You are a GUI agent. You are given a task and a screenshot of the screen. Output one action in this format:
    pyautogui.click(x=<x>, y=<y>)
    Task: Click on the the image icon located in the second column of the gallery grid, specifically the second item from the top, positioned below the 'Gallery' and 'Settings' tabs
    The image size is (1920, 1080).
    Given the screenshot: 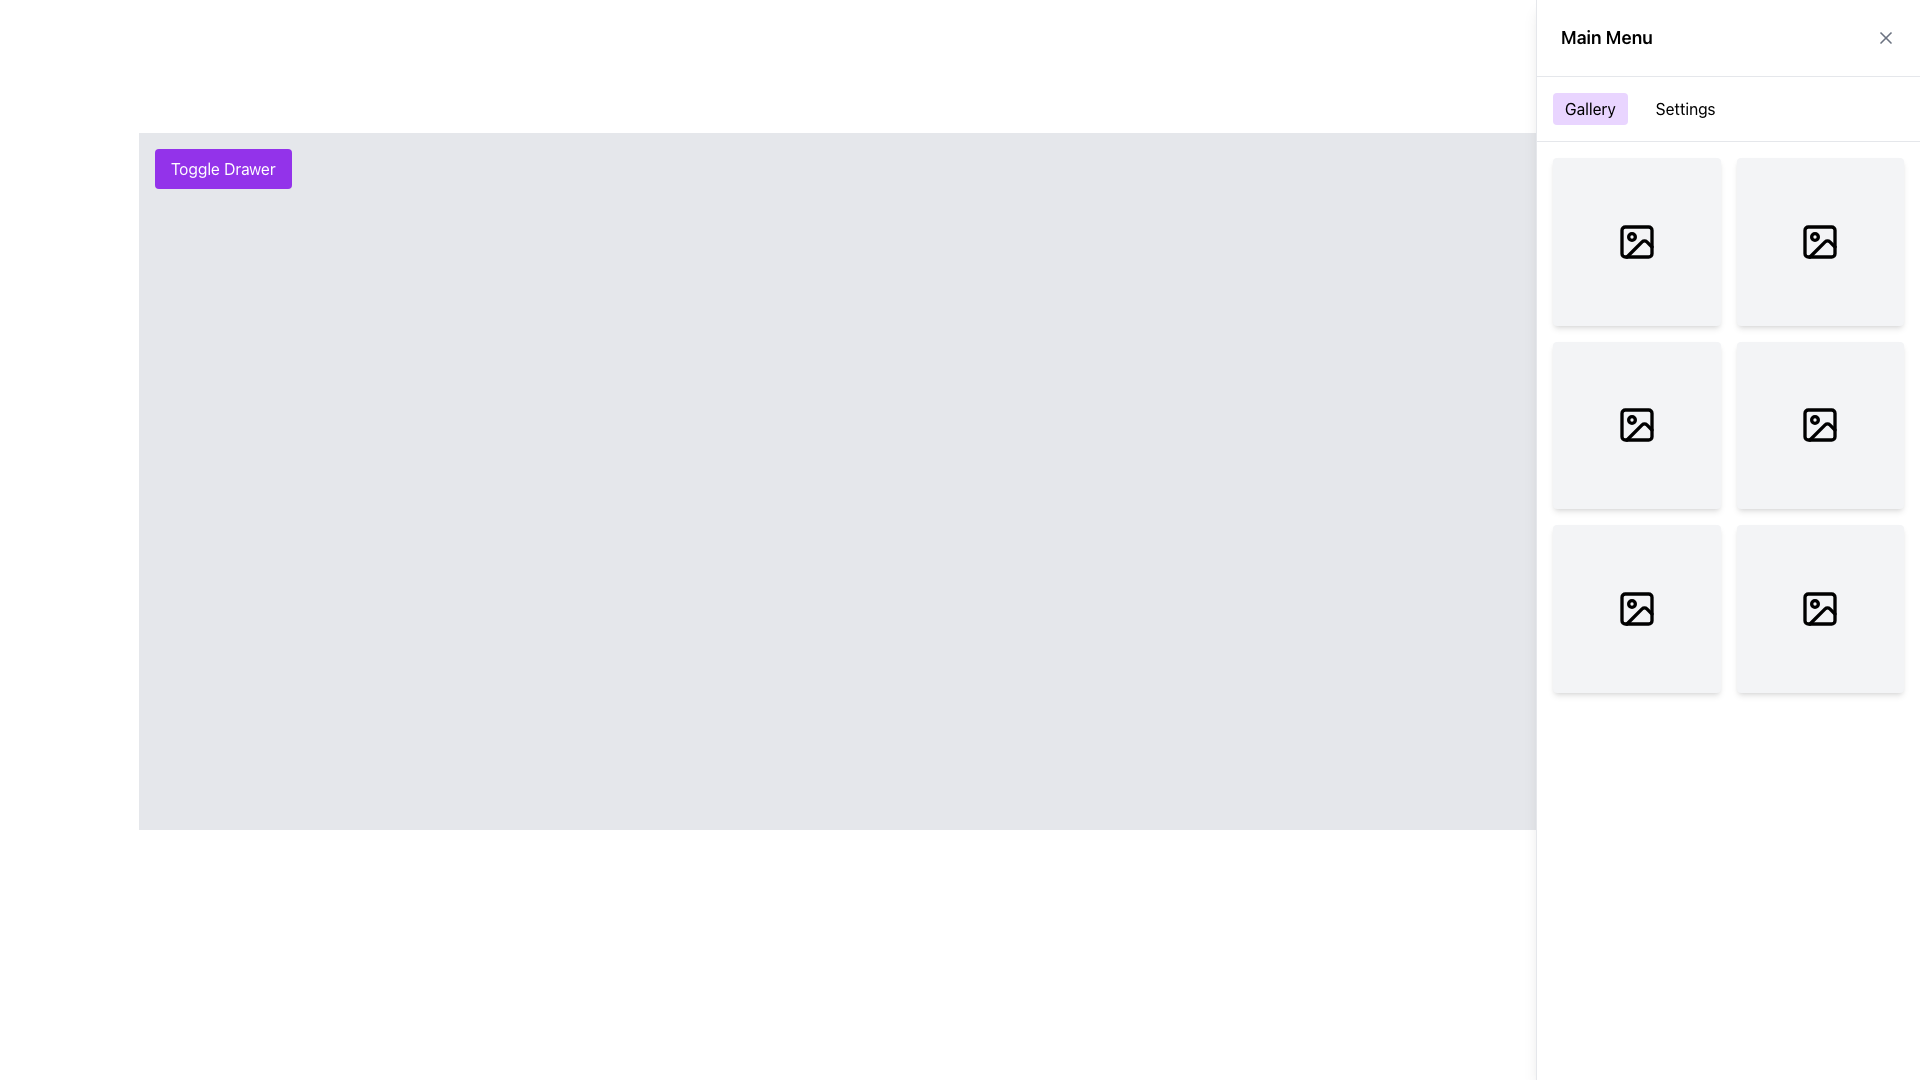 What is the action you would take?
    pyautogui.click(x=1636, y=424)
    